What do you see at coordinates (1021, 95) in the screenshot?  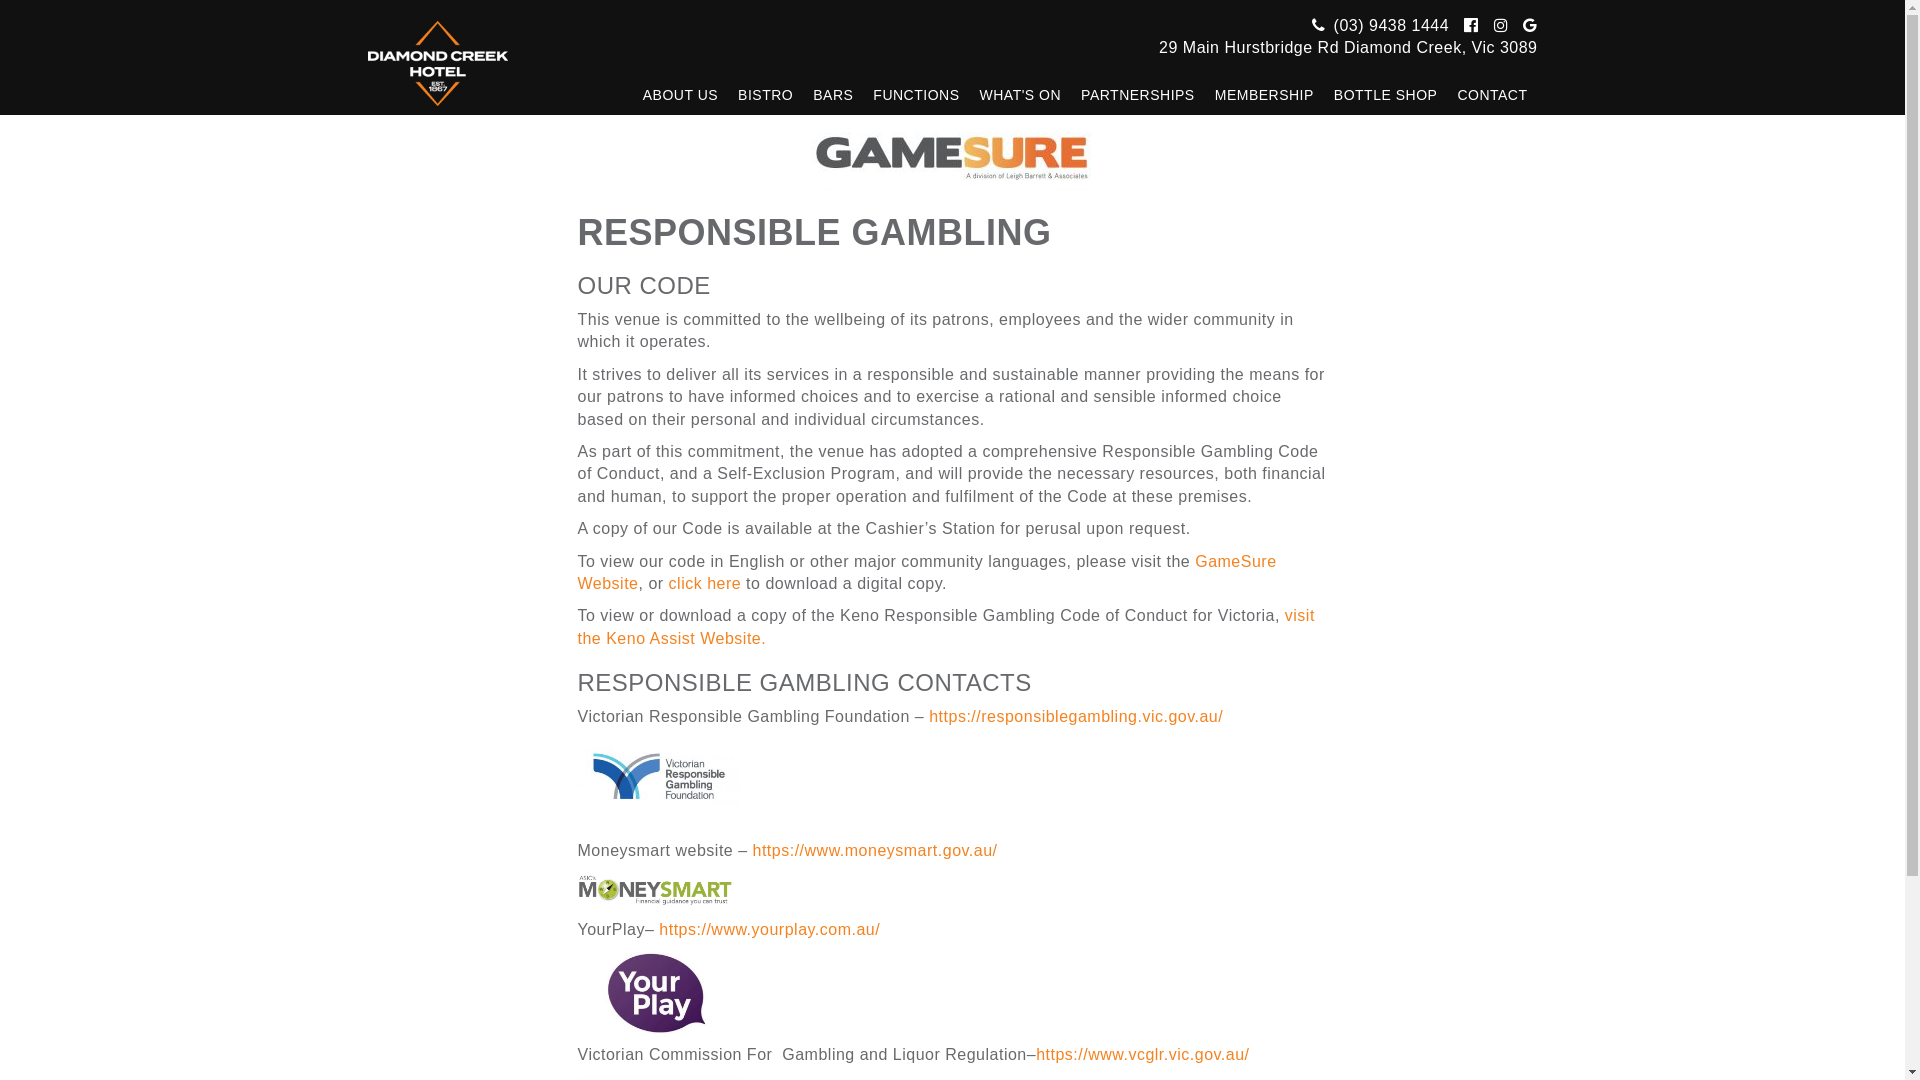 I see `'WHAT'S ON'` at bounding box center [1021, 95].